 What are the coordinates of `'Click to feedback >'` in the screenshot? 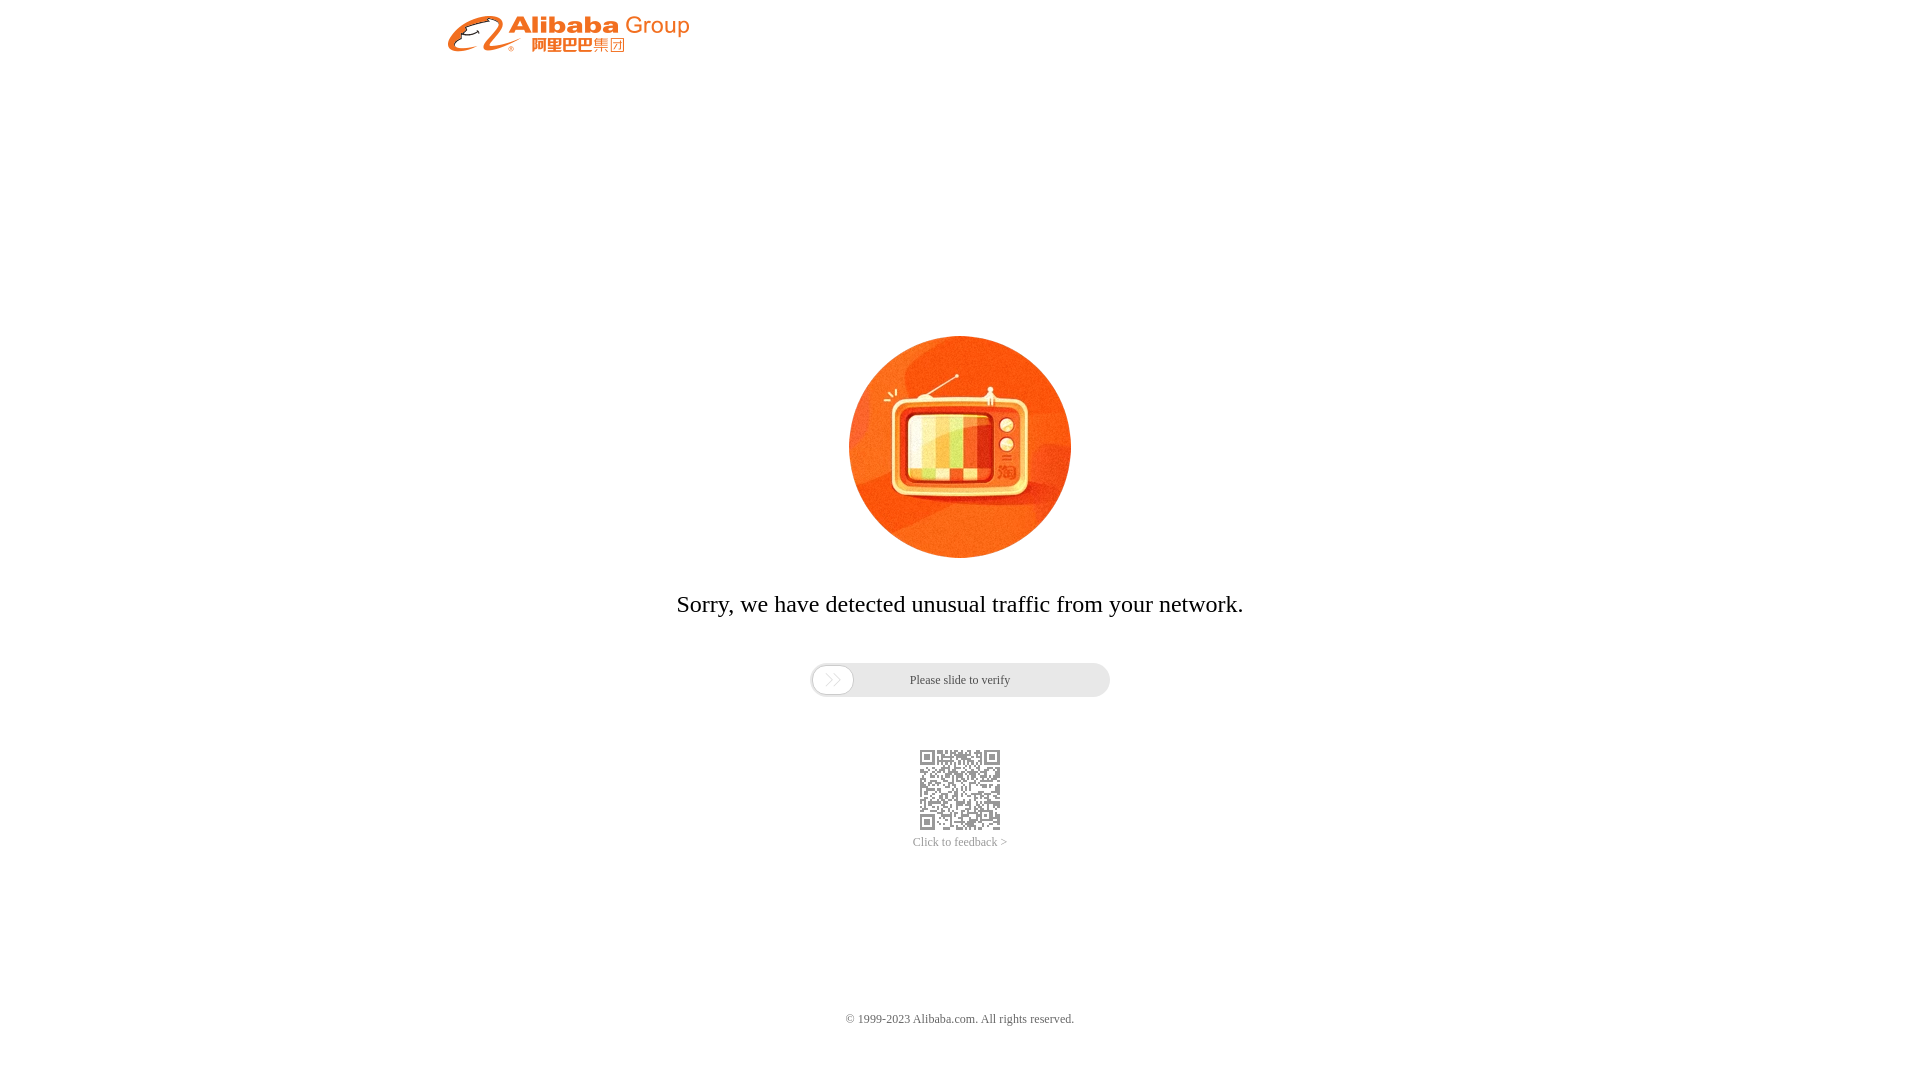 It's located at (960, 842).